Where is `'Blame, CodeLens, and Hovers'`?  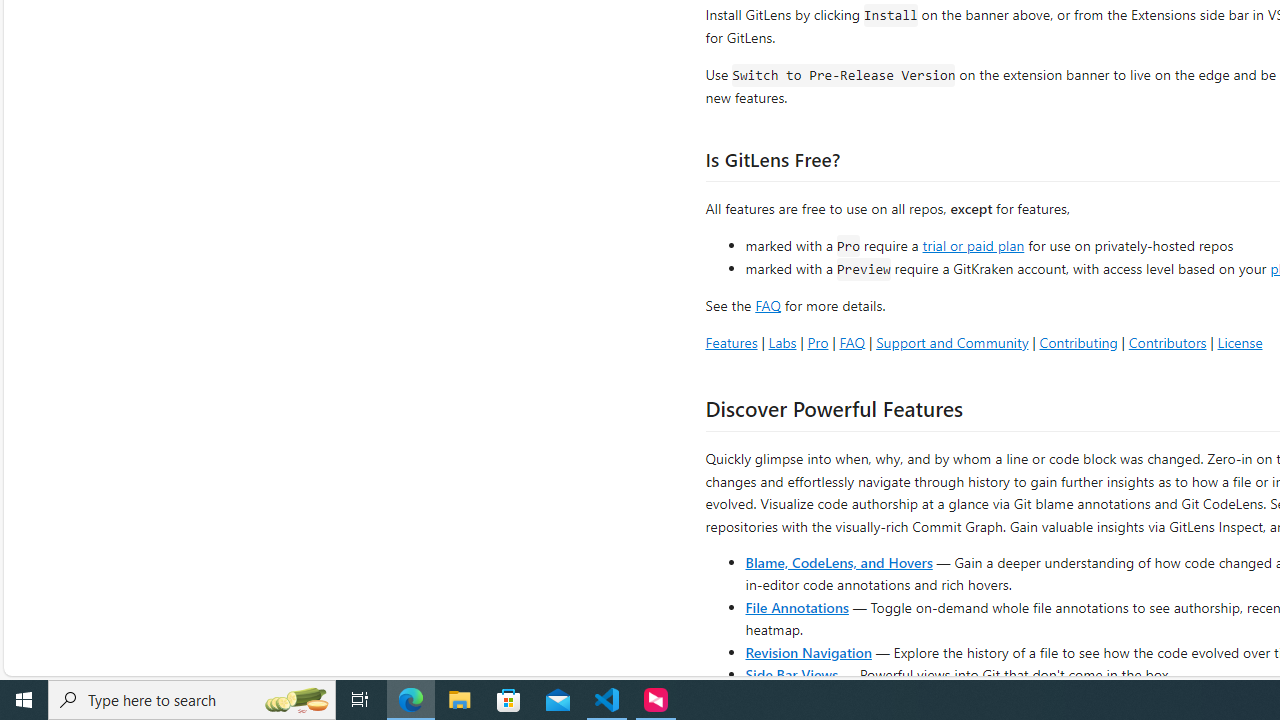 'Blame, CodeLens, and Hovers' is located at coordinates (839, 561).